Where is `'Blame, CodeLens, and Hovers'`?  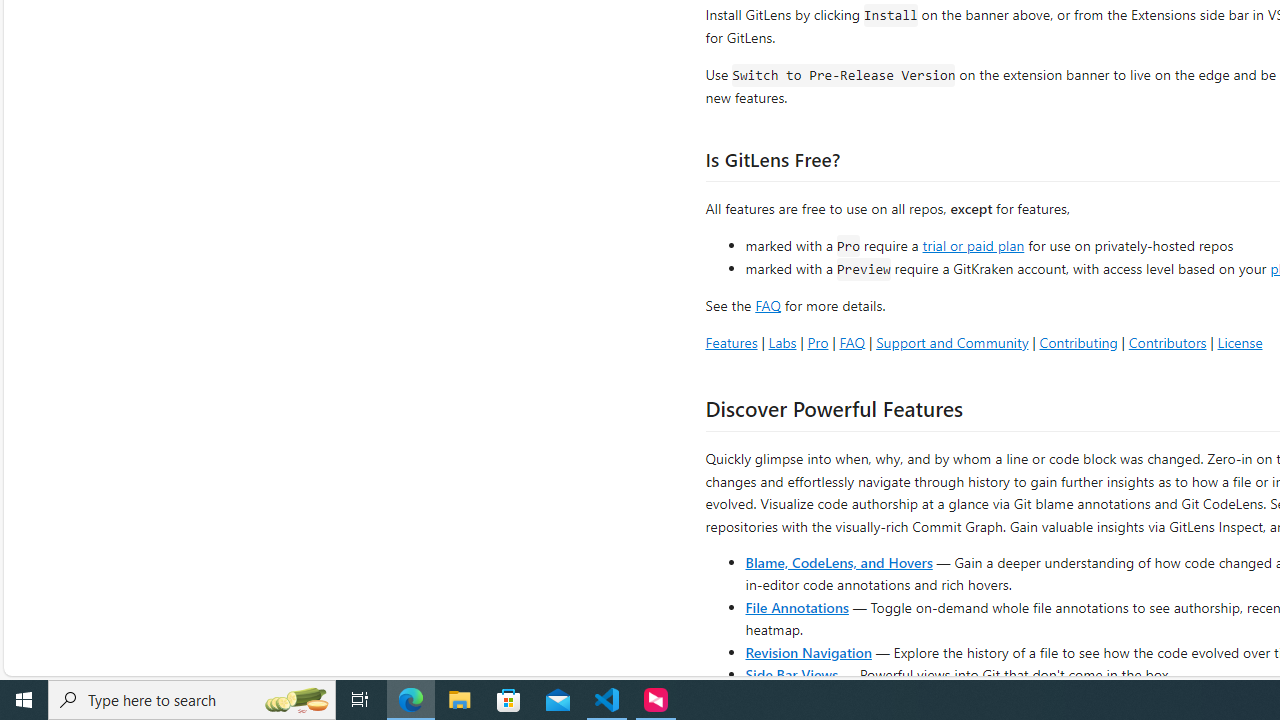 'Blame, CodeLens, and Hovers' is located at coordinates (839, 561).